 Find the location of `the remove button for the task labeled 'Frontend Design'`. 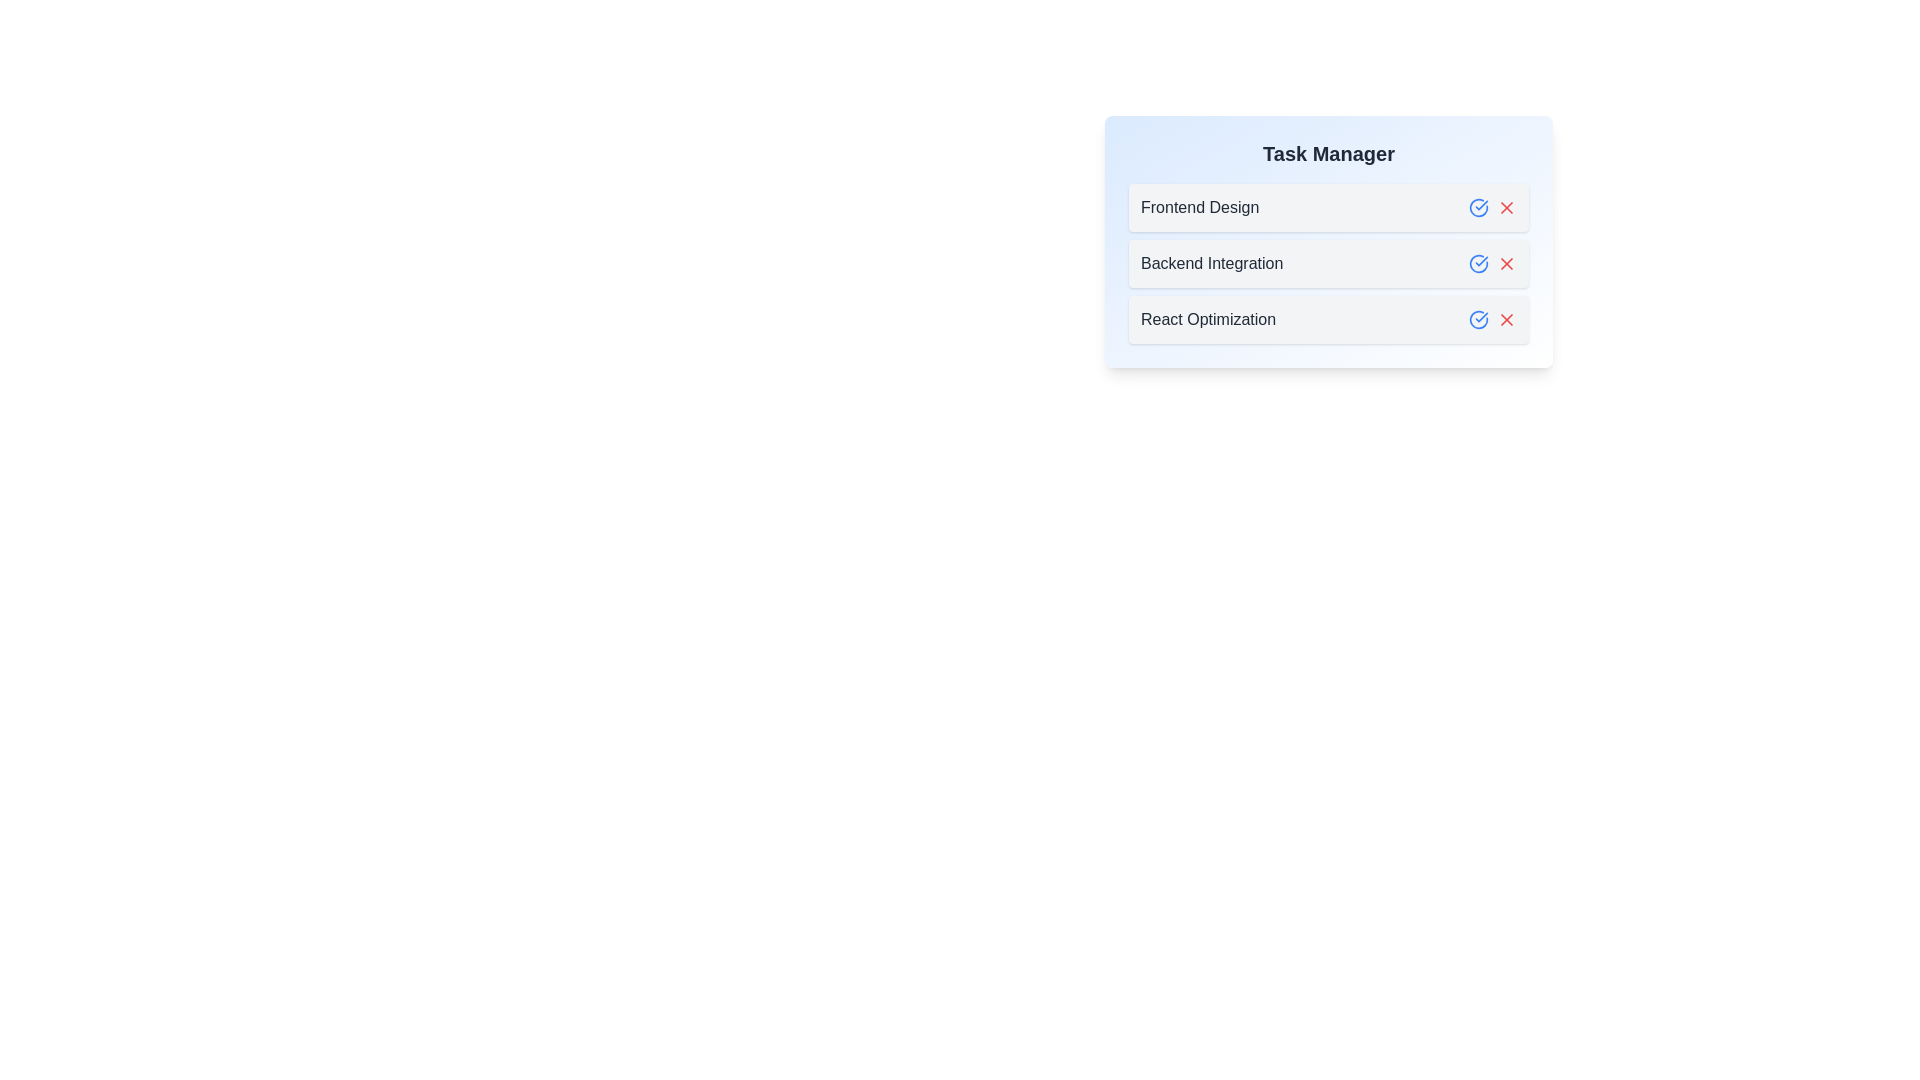

the remove button for the task labeled 'Frontend Design' is located at coordinates (1507, 208).